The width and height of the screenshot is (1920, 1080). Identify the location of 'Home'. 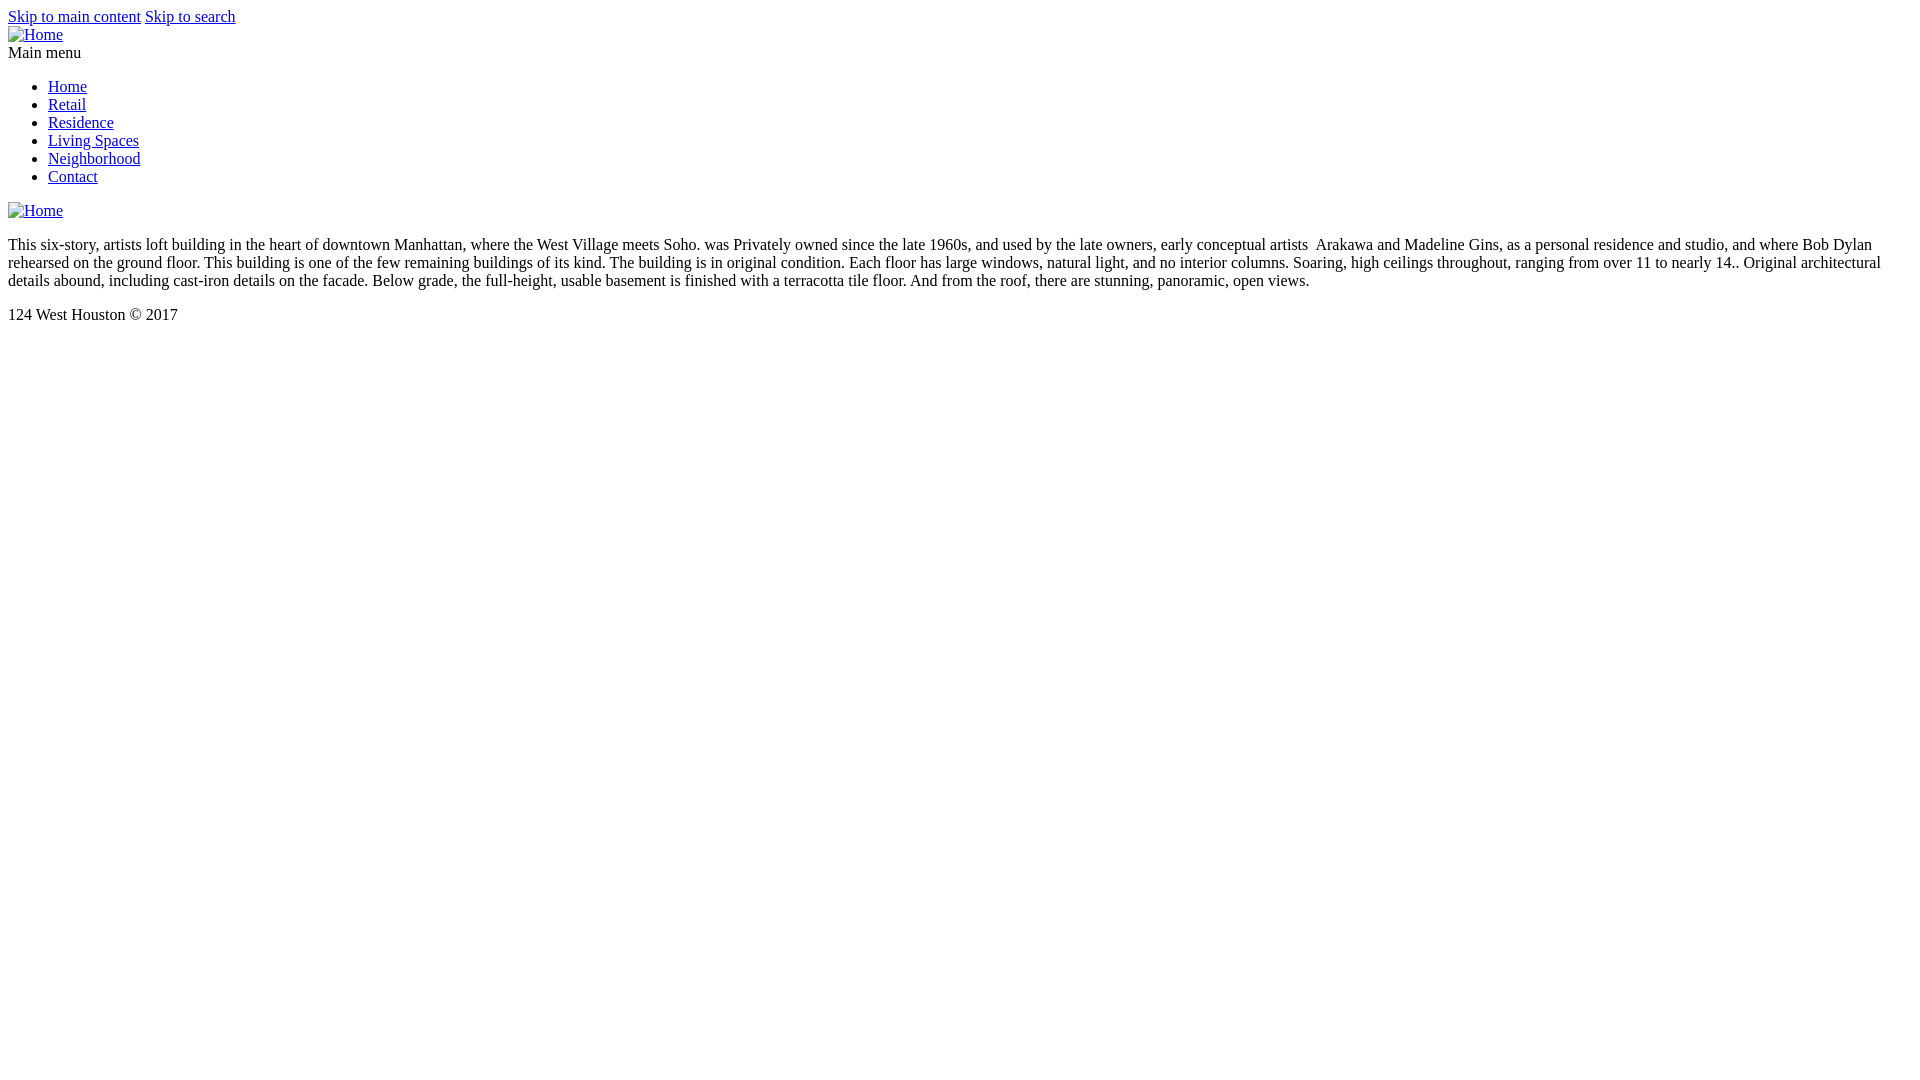
(48, 85).